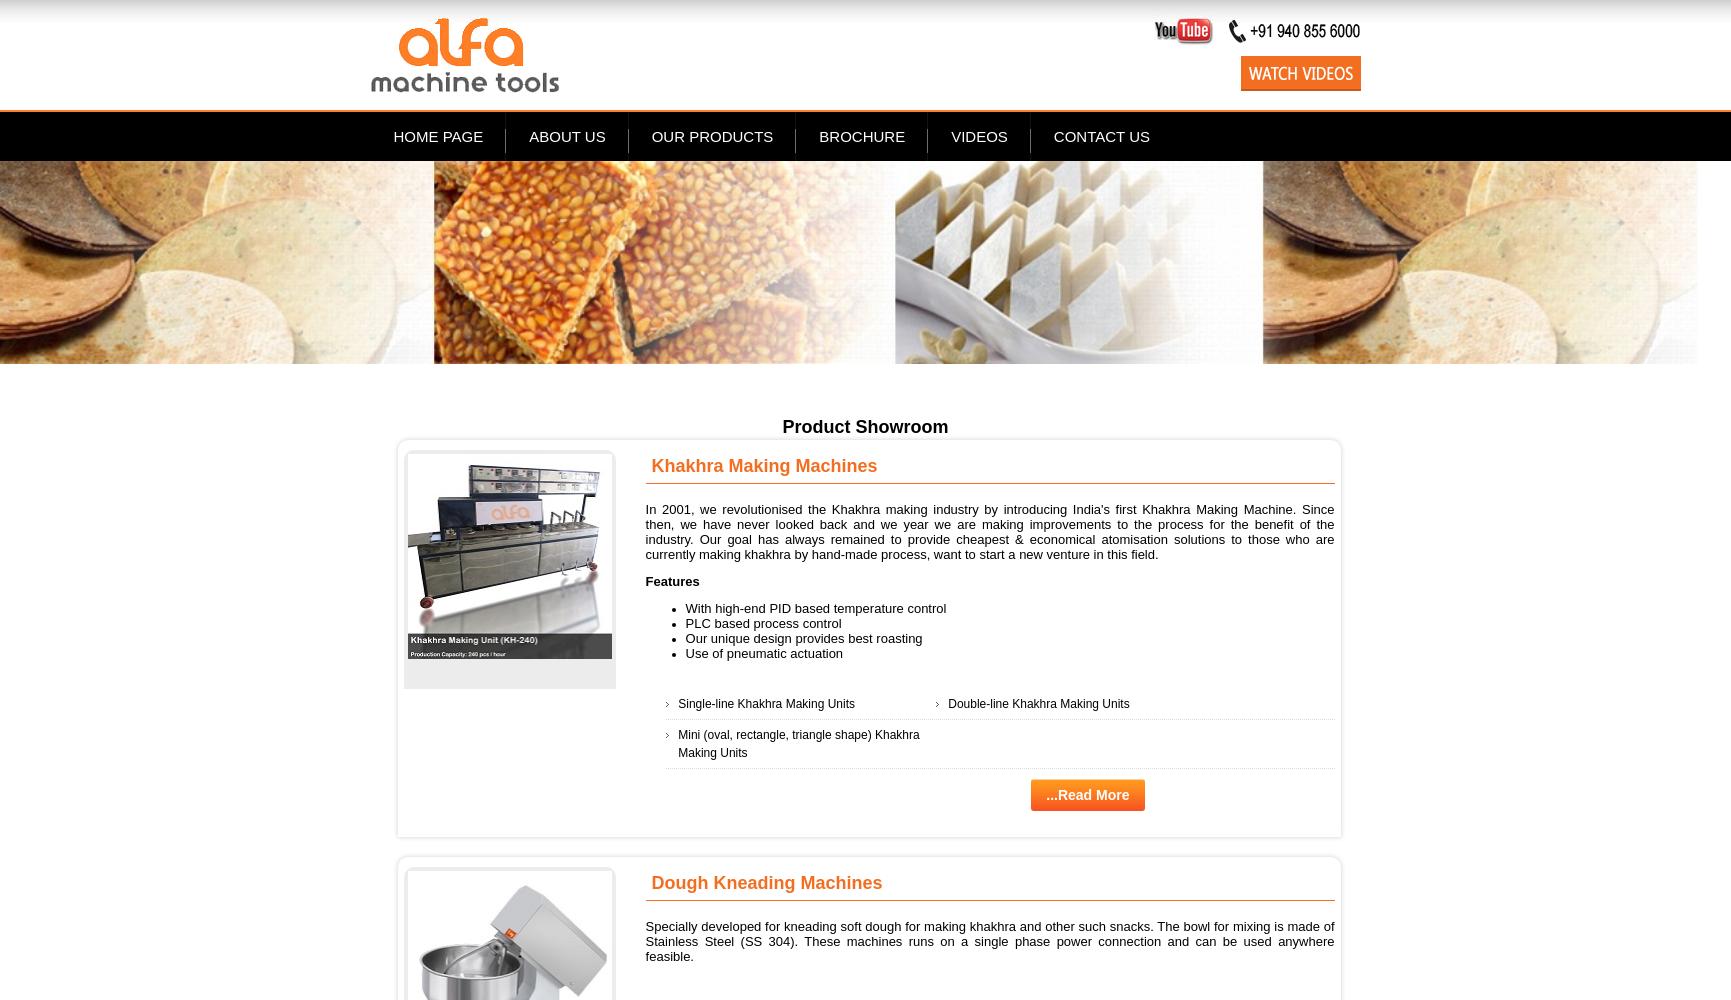 This screenshot has width=1731, height=1000. I want to click on 'Double-line Khakhra Making Units', so click(1037, 702).